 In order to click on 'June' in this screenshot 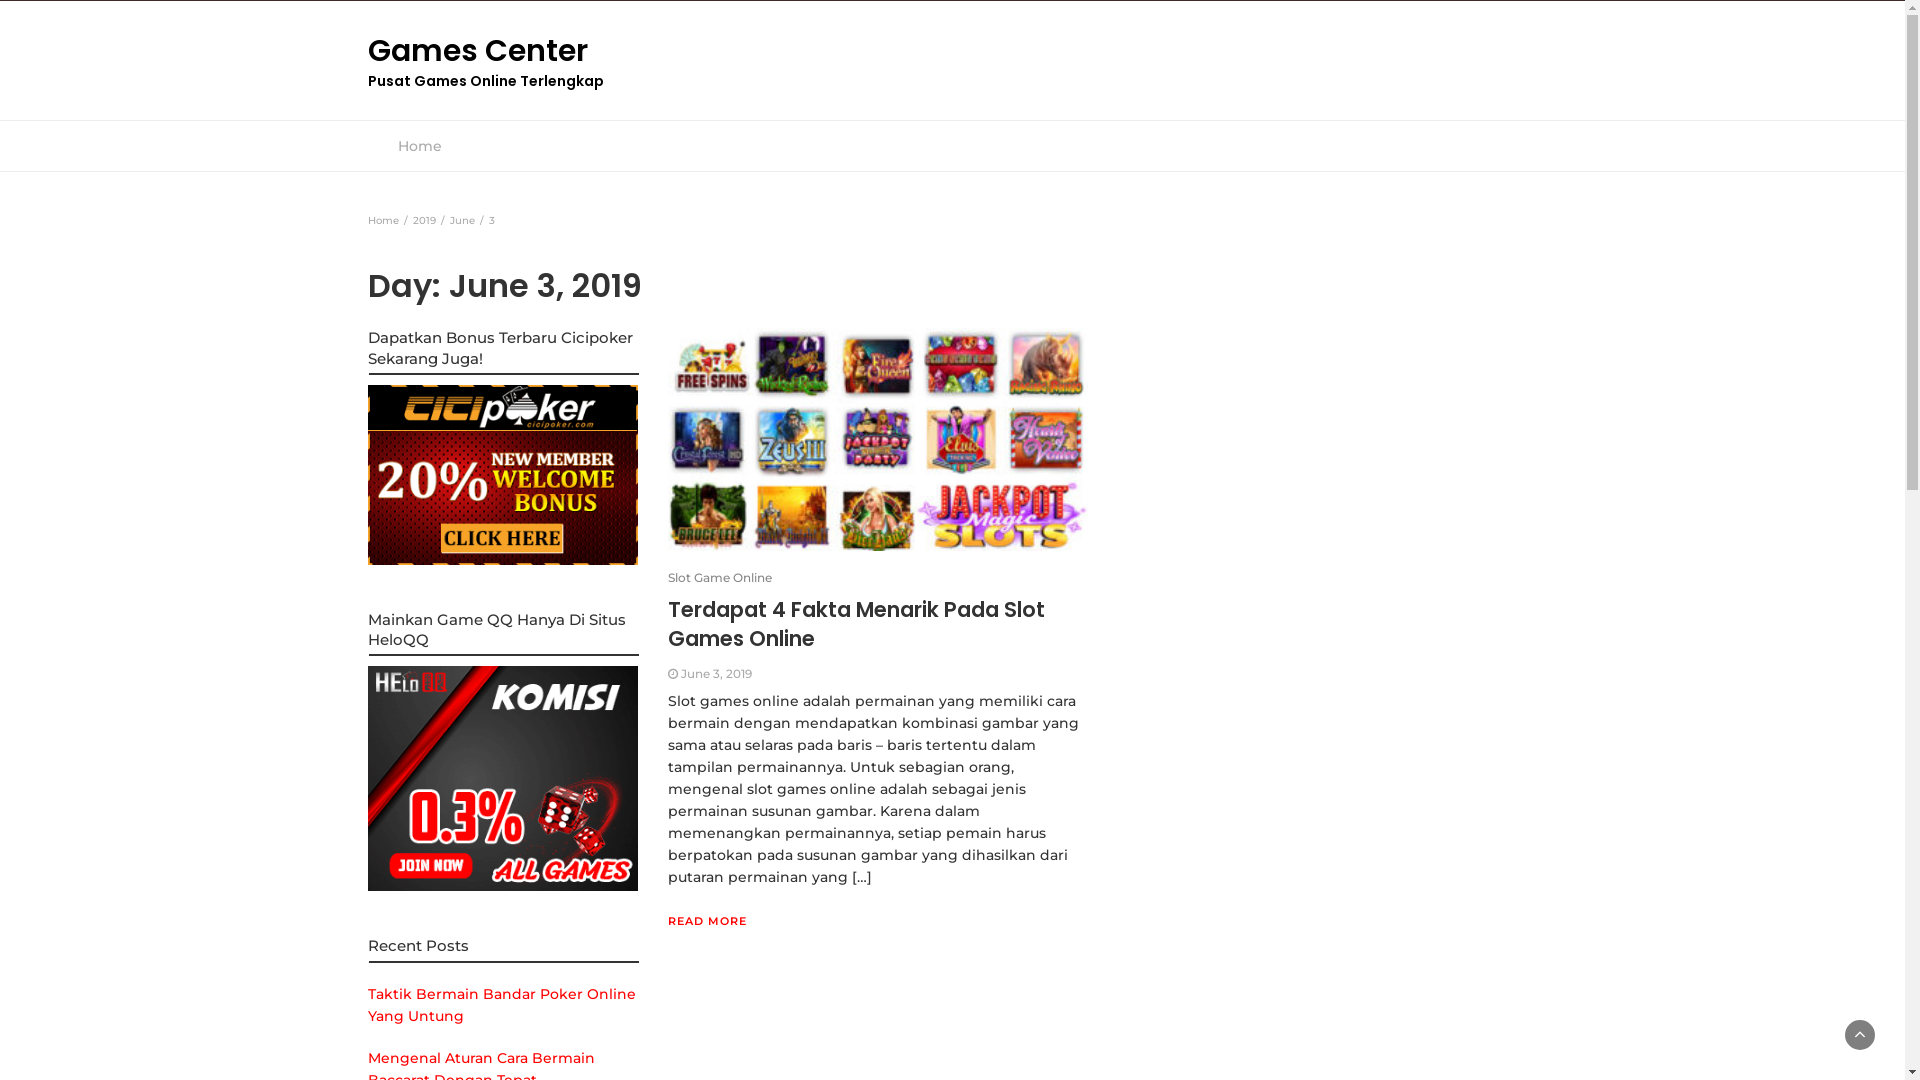, I will do `click(461, 220)`.